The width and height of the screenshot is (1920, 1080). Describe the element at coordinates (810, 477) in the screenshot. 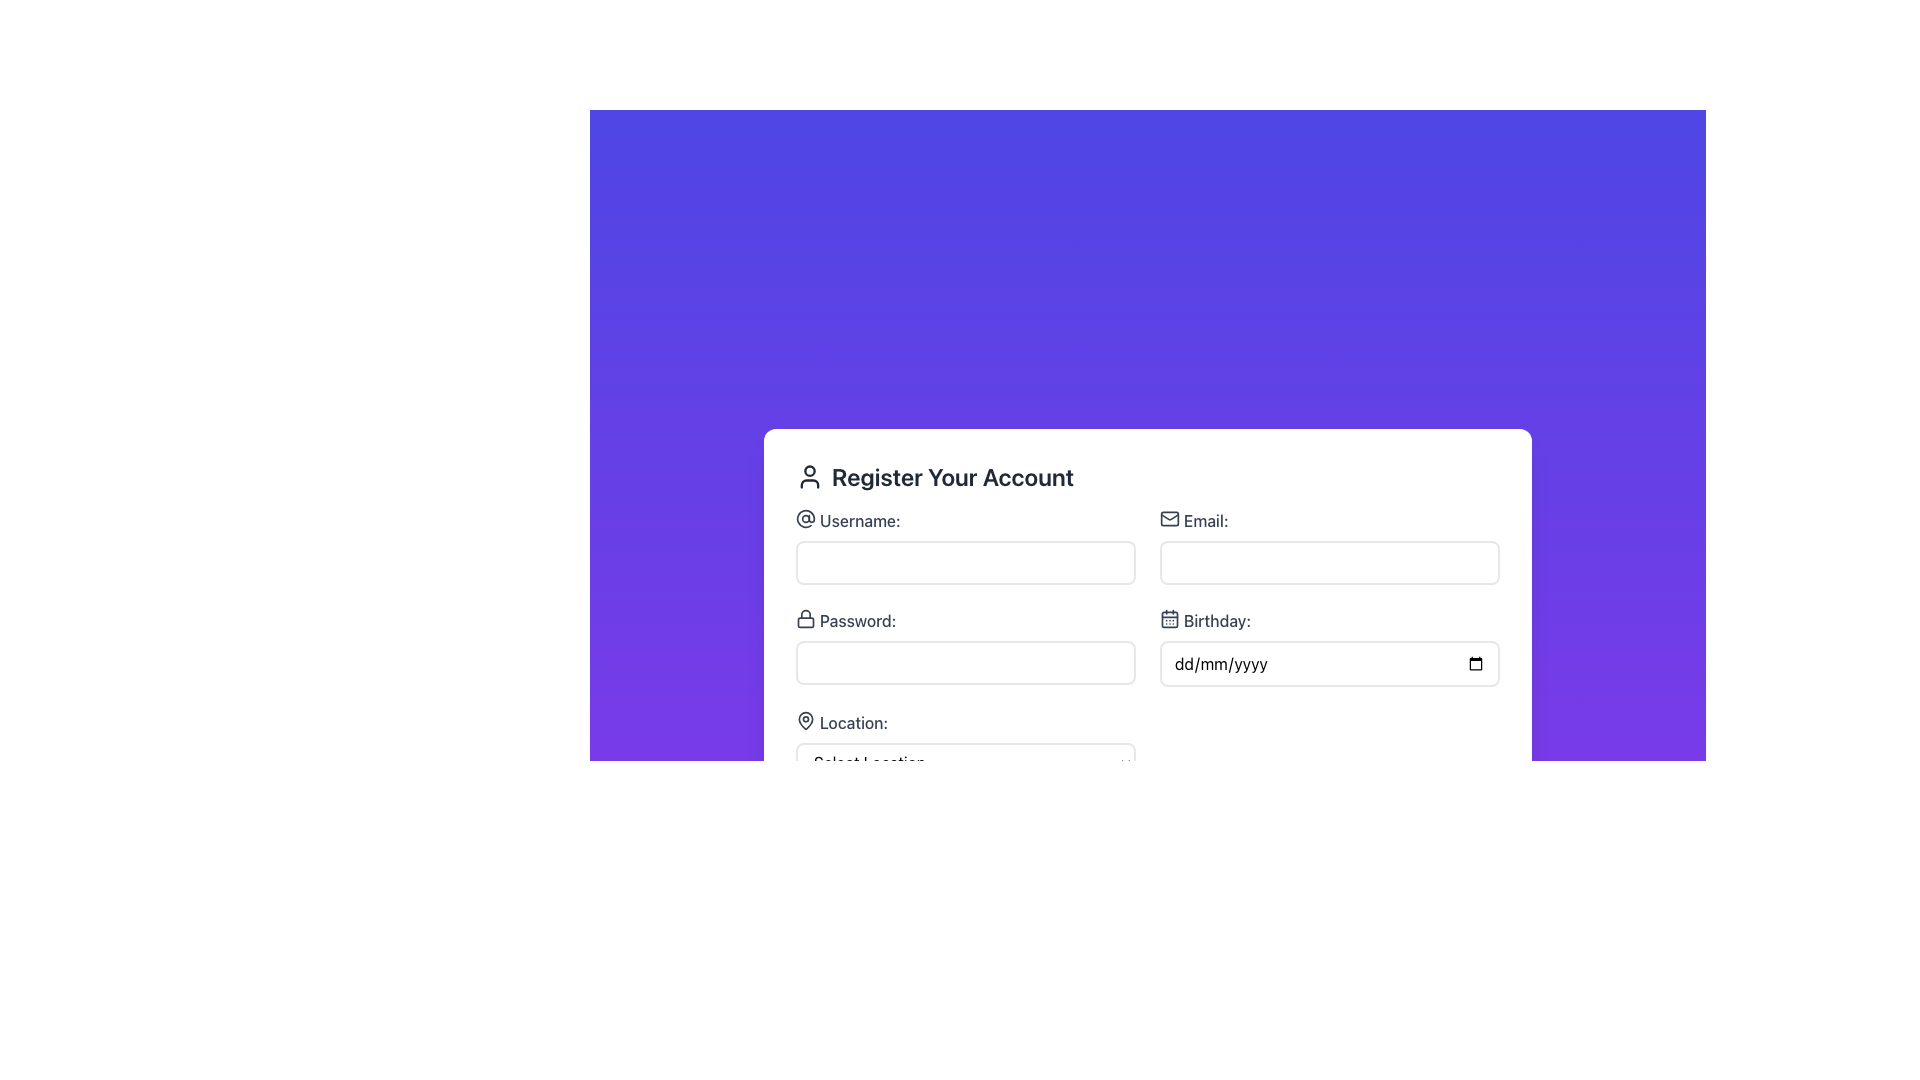

I see `the user profile icon located to the left of the header text 'Register Your Account' in the top-left corner of the section` at that location.